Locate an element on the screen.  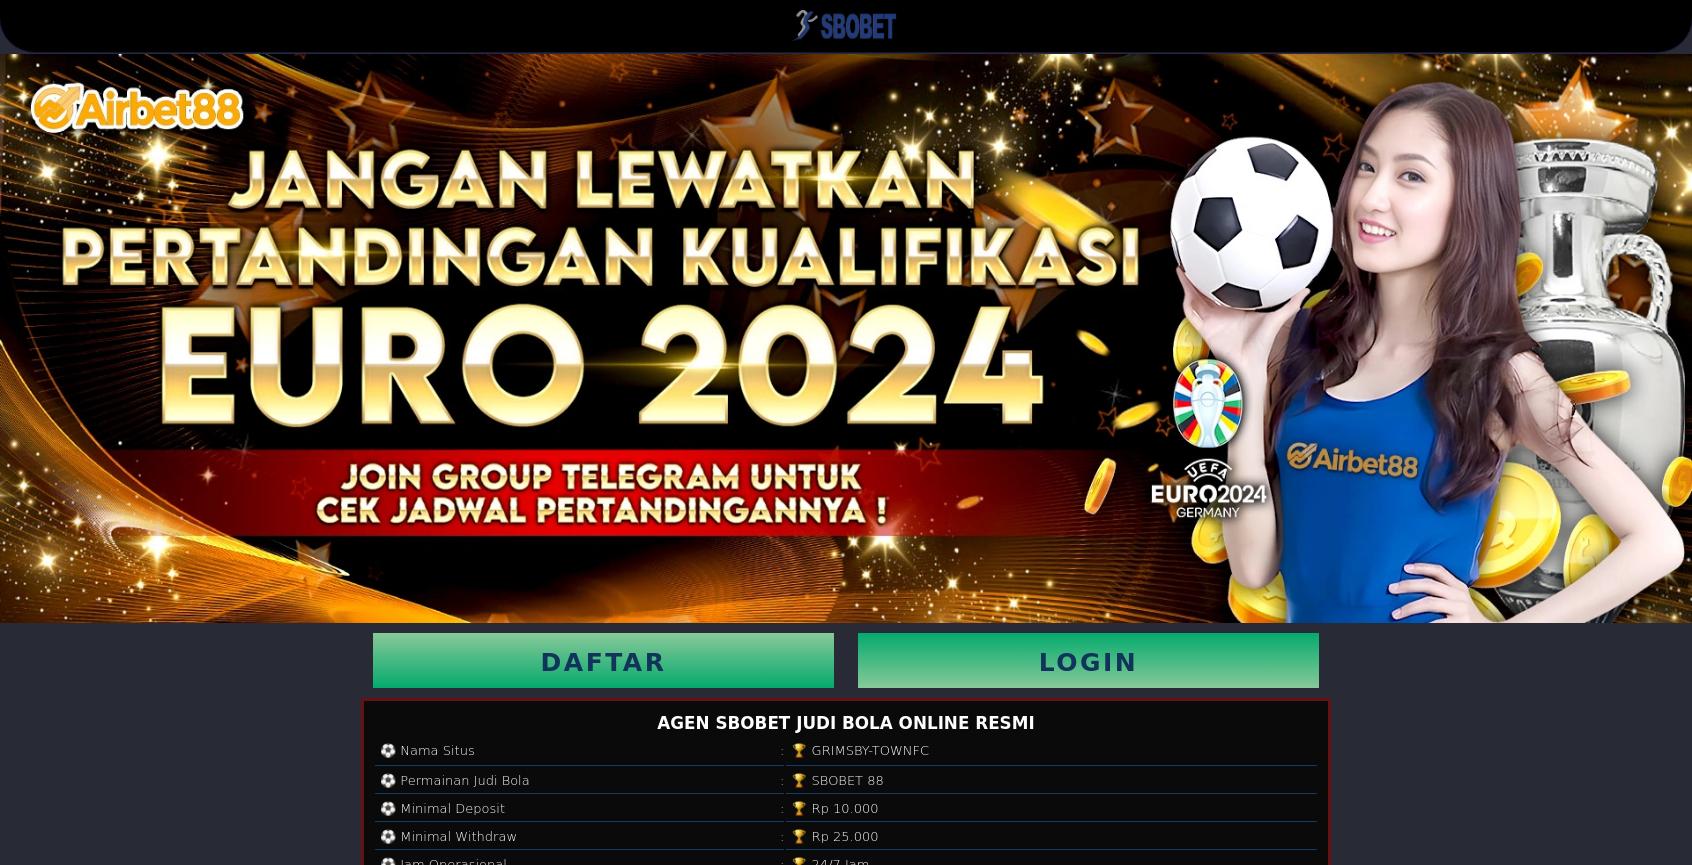
'DAFTAR' is located at coordinates (602, 661).